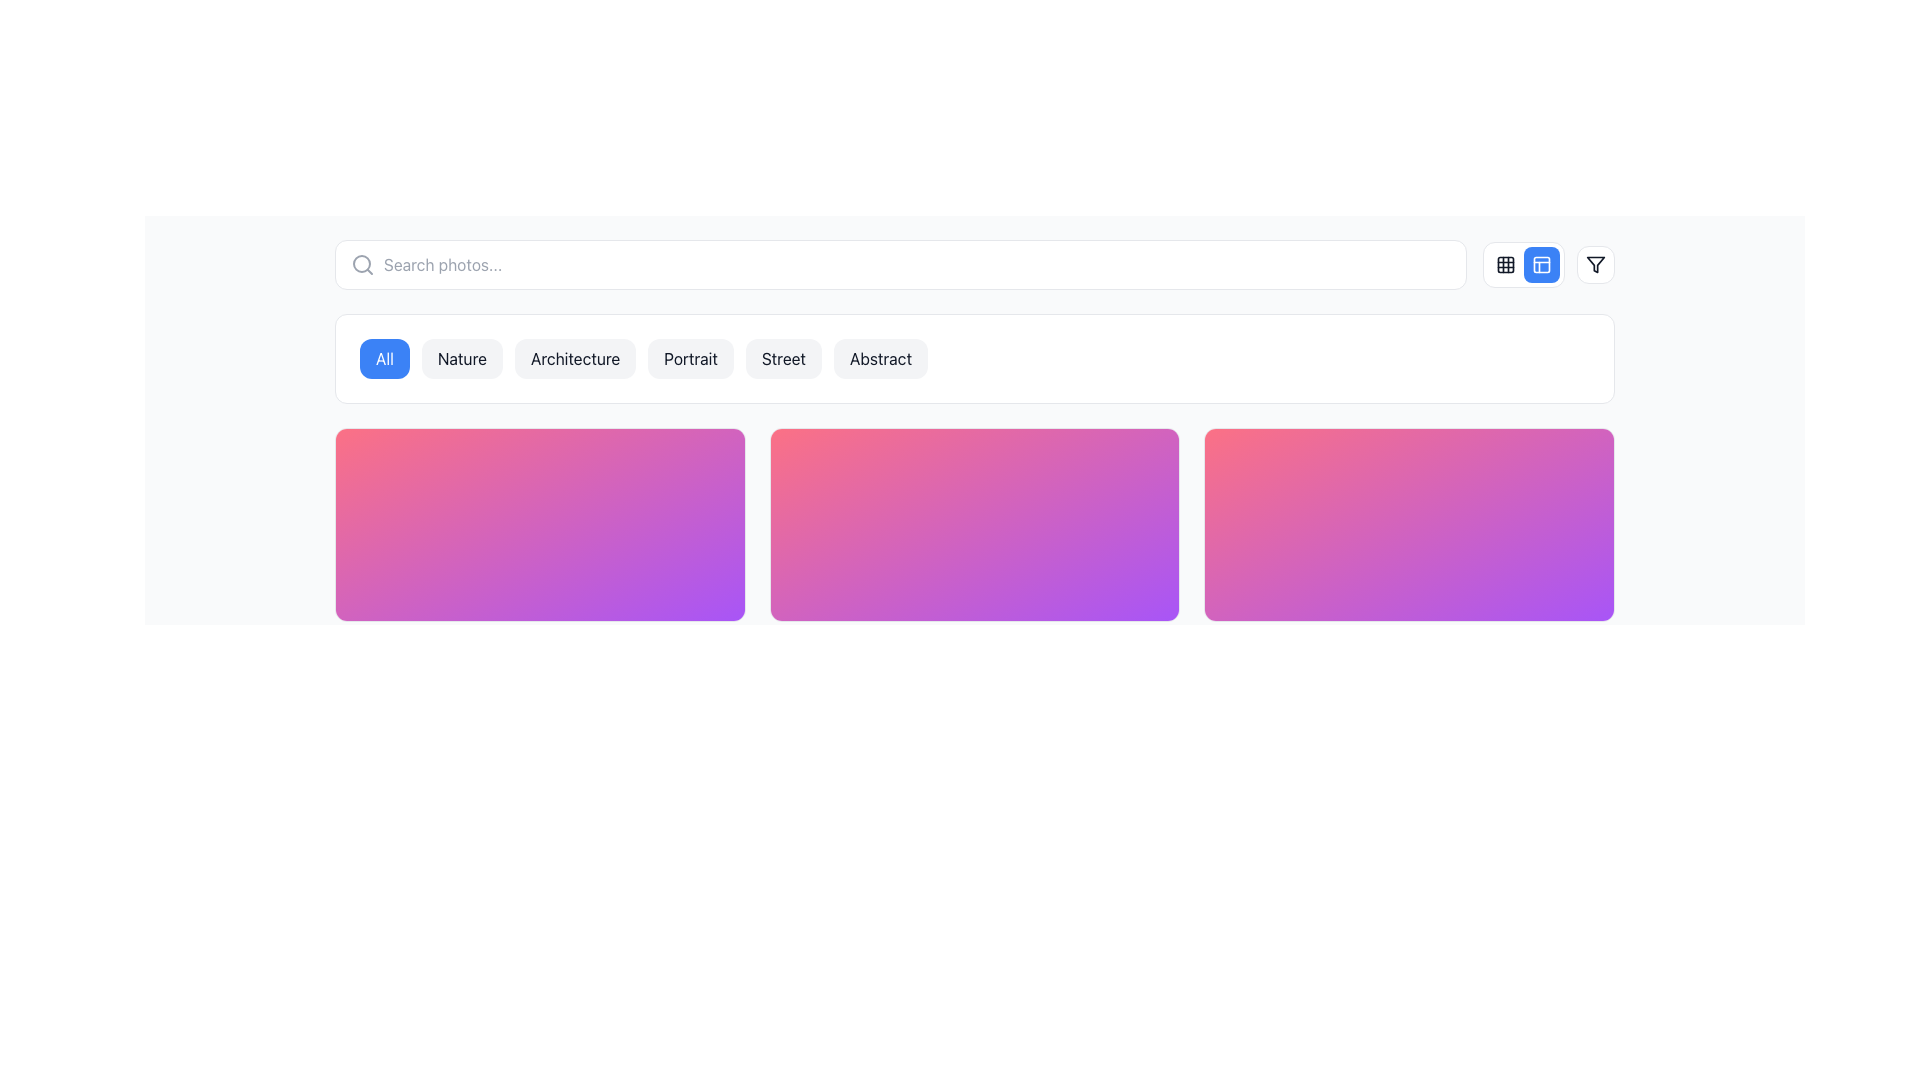  I want to click on the magnifying glass icon located at the far left of the search bar, so click(363, 264).